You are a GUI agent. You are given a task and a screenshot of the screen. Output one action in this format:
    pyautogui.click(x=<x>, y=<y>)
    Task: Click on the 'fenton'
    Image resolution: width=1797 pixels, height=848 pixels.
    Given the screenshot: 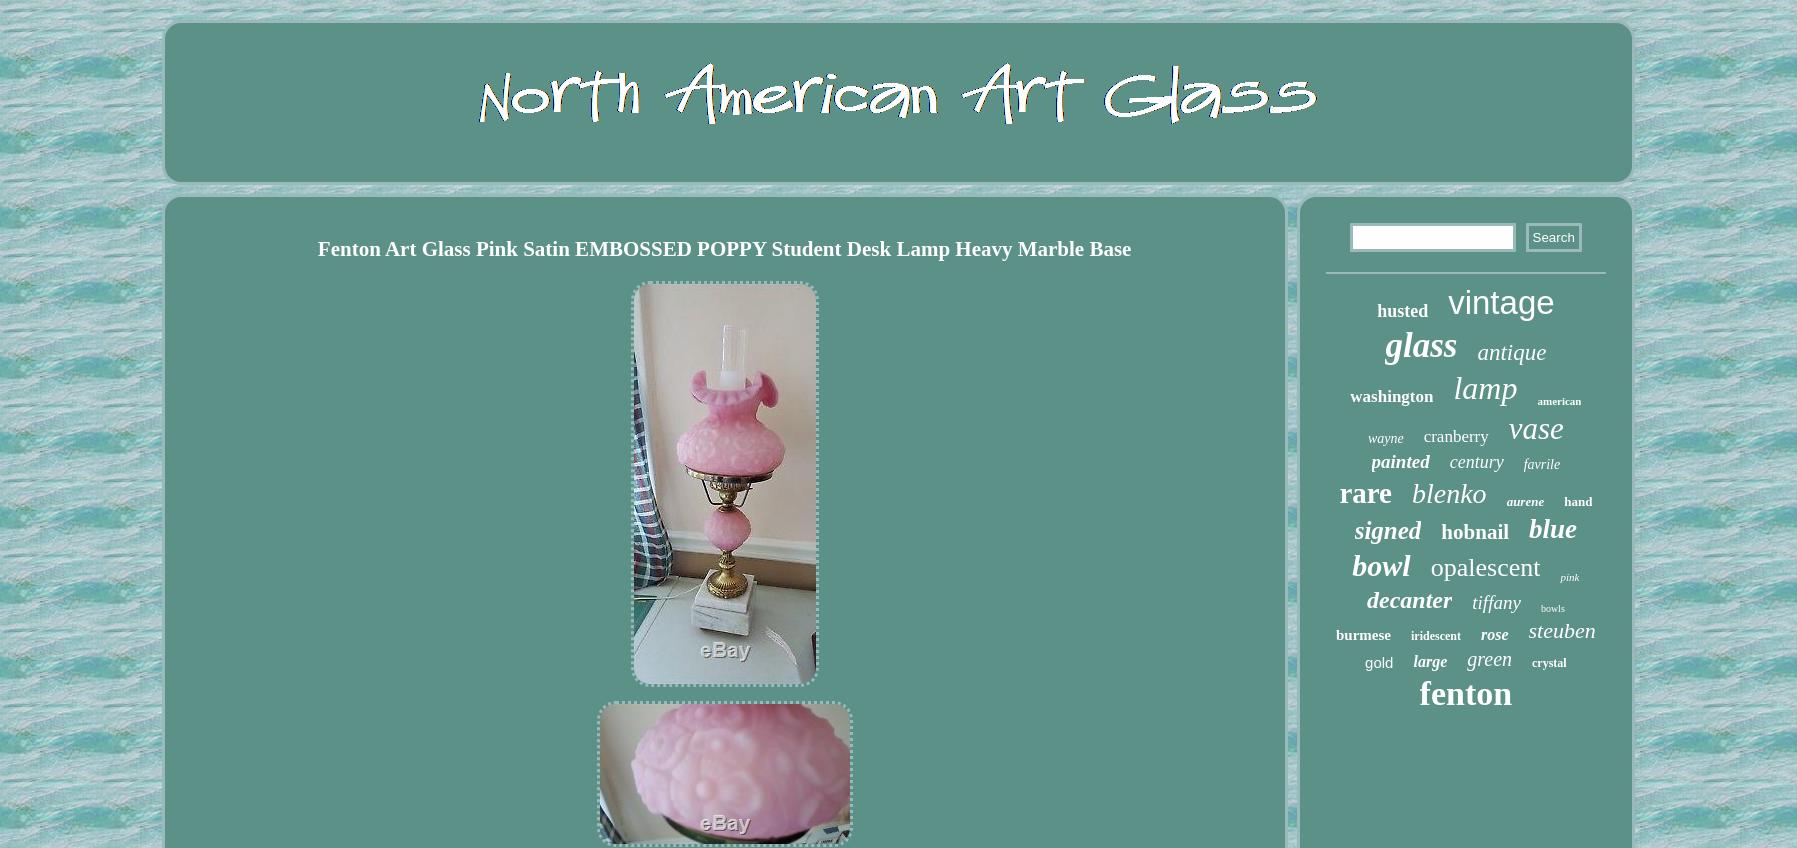 What is the action you would take?
    pyautogui.click(x=1464, y=693)
    